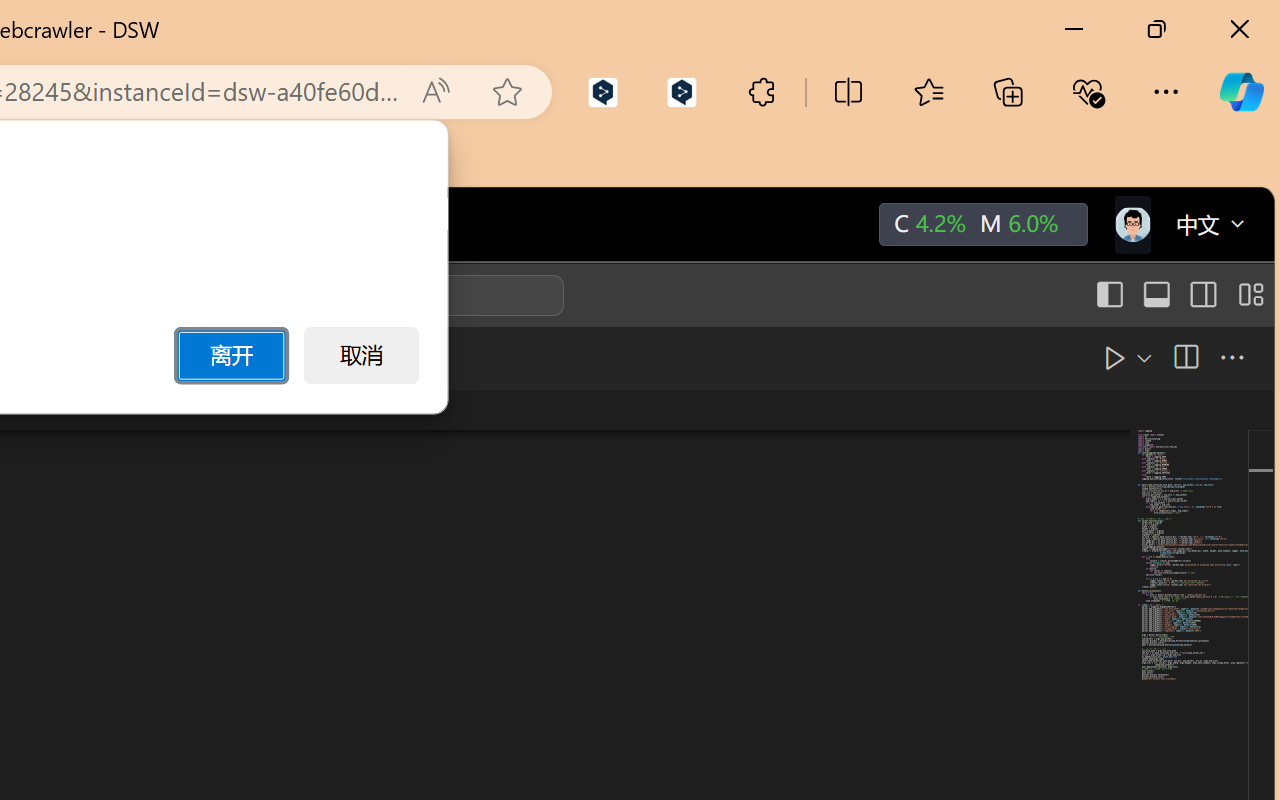  I want to click on 'C4.2% M6.0%', so click(981, 225).